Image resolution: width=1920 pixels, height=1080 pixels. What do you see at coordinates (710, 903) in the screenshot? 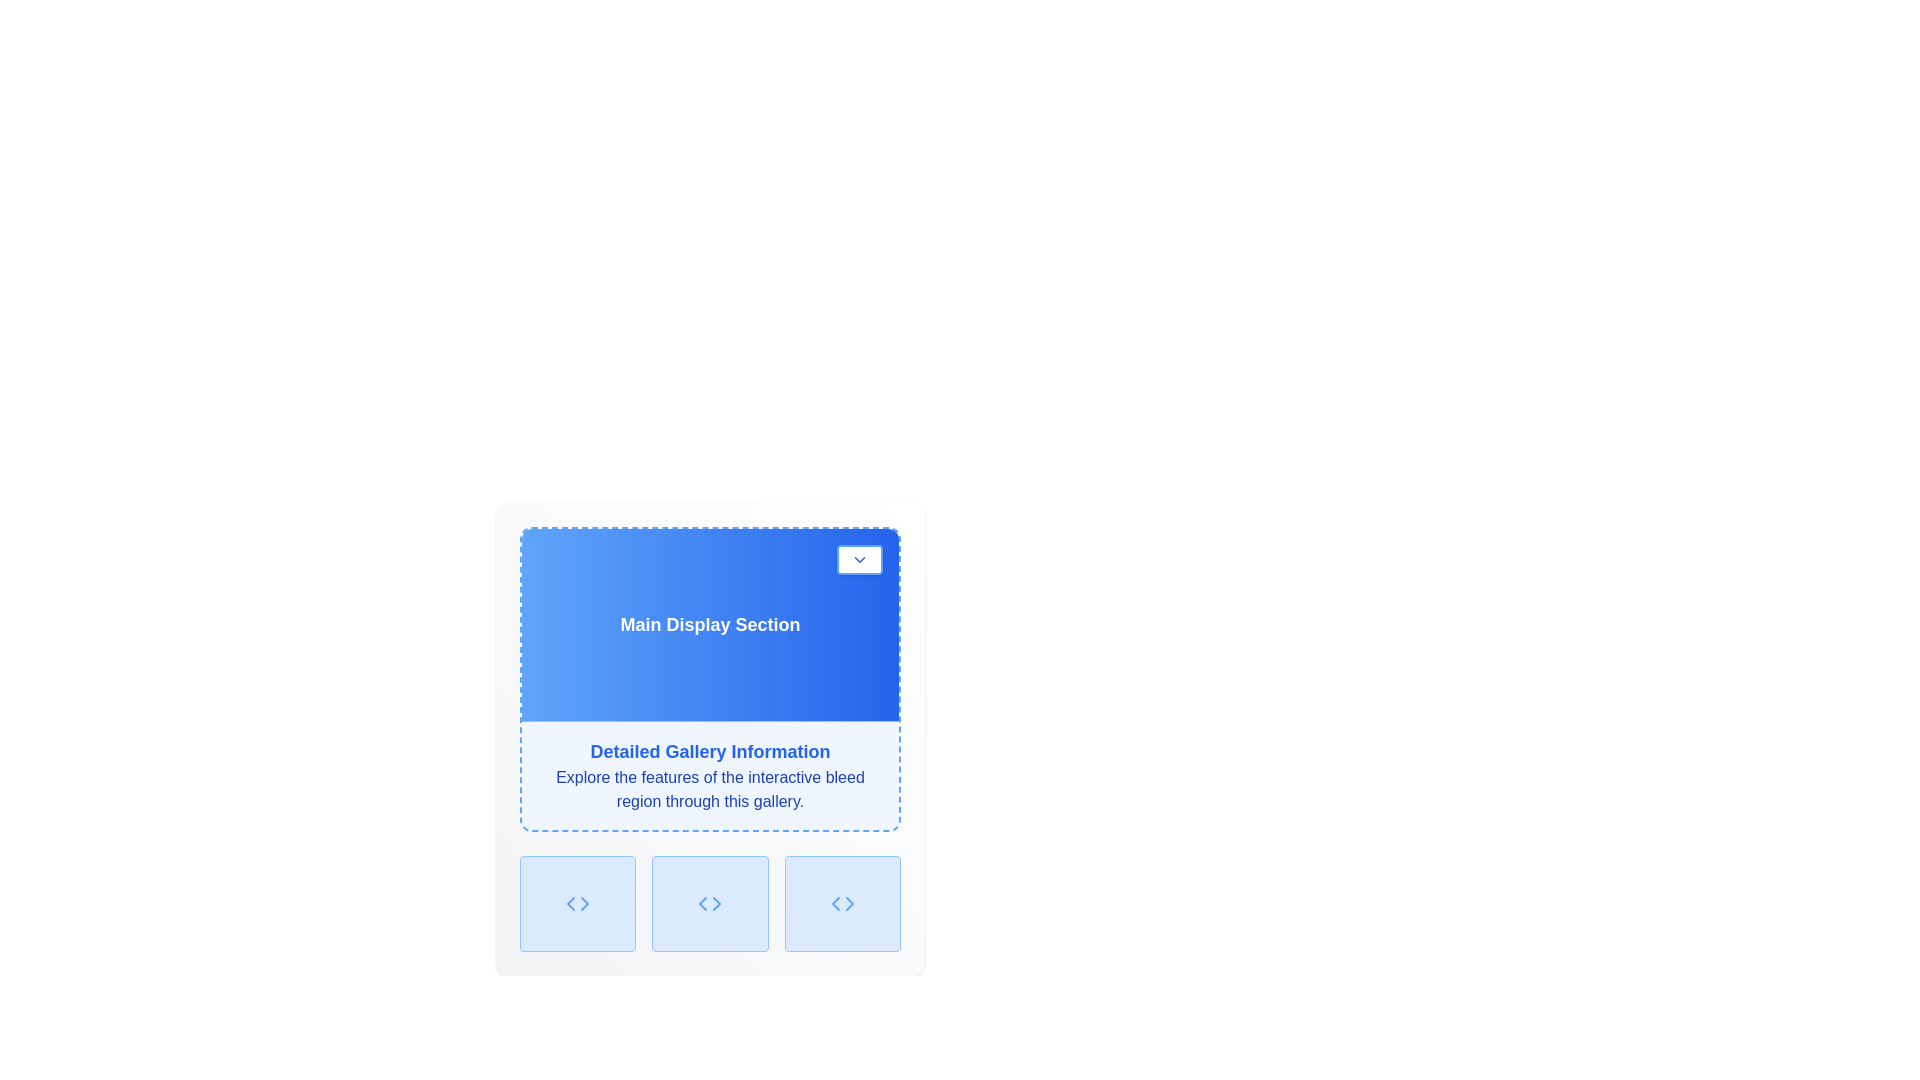
I see `the interactive grid cell with a code-themed SVG icon, which is the middle box in a three-cell grid layout beneath the 'Detailed Gallery Information' section` at bounding box center [710, 903].